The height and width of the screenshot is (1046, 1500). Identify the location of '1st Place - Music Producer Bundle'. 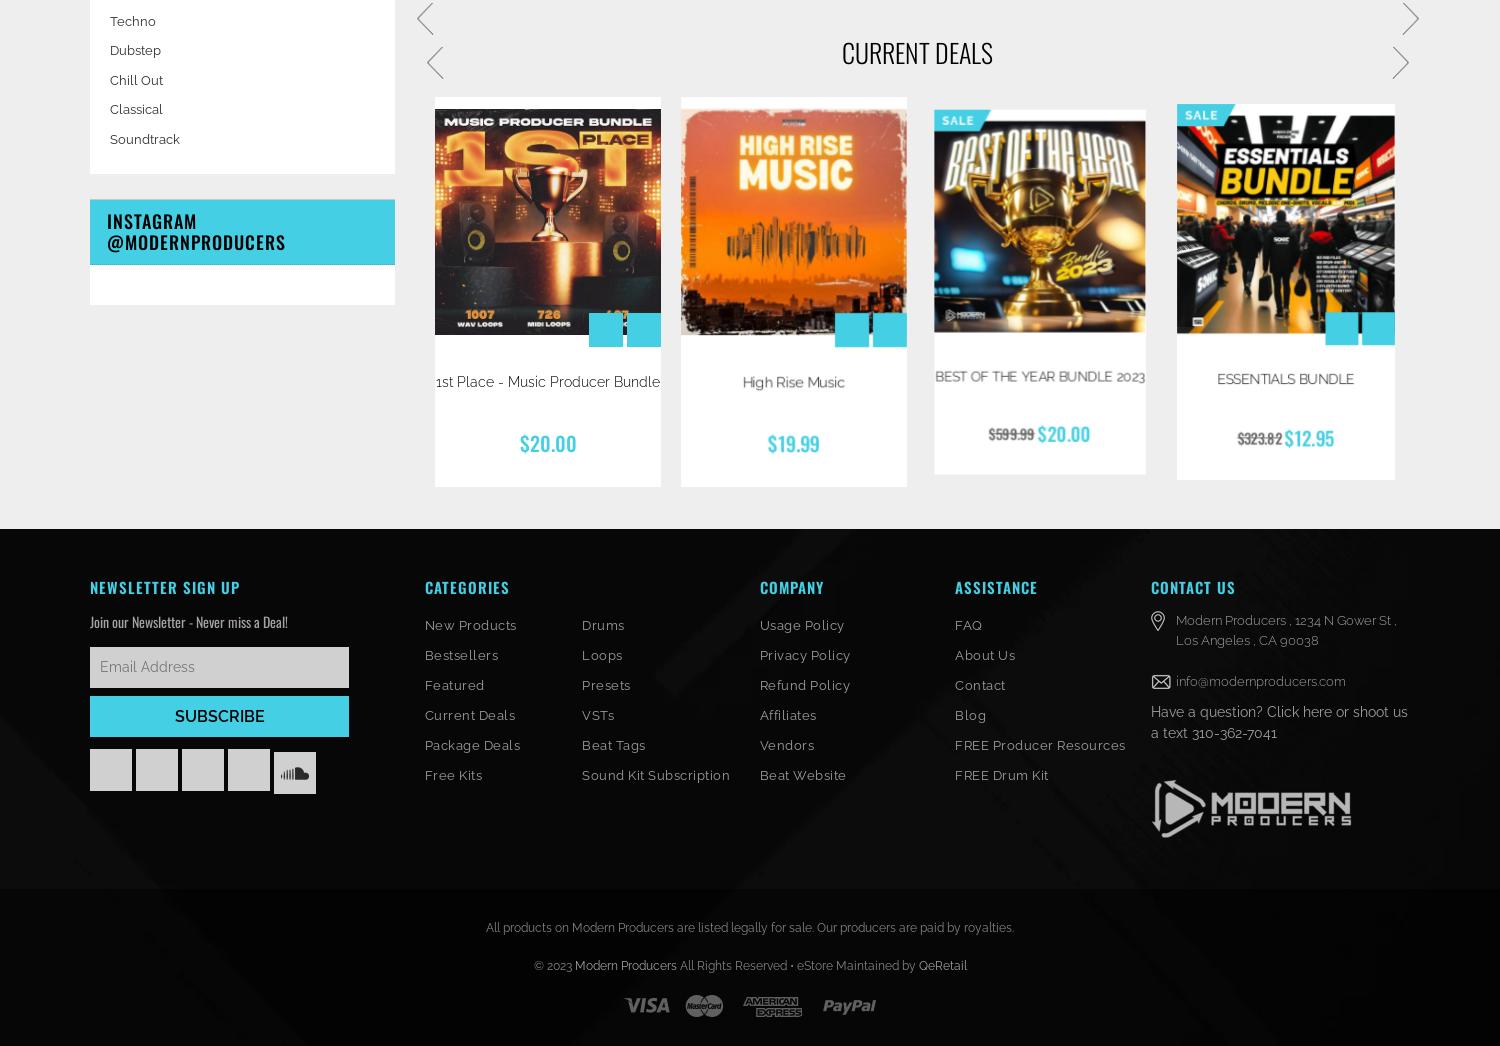
(547, 381).